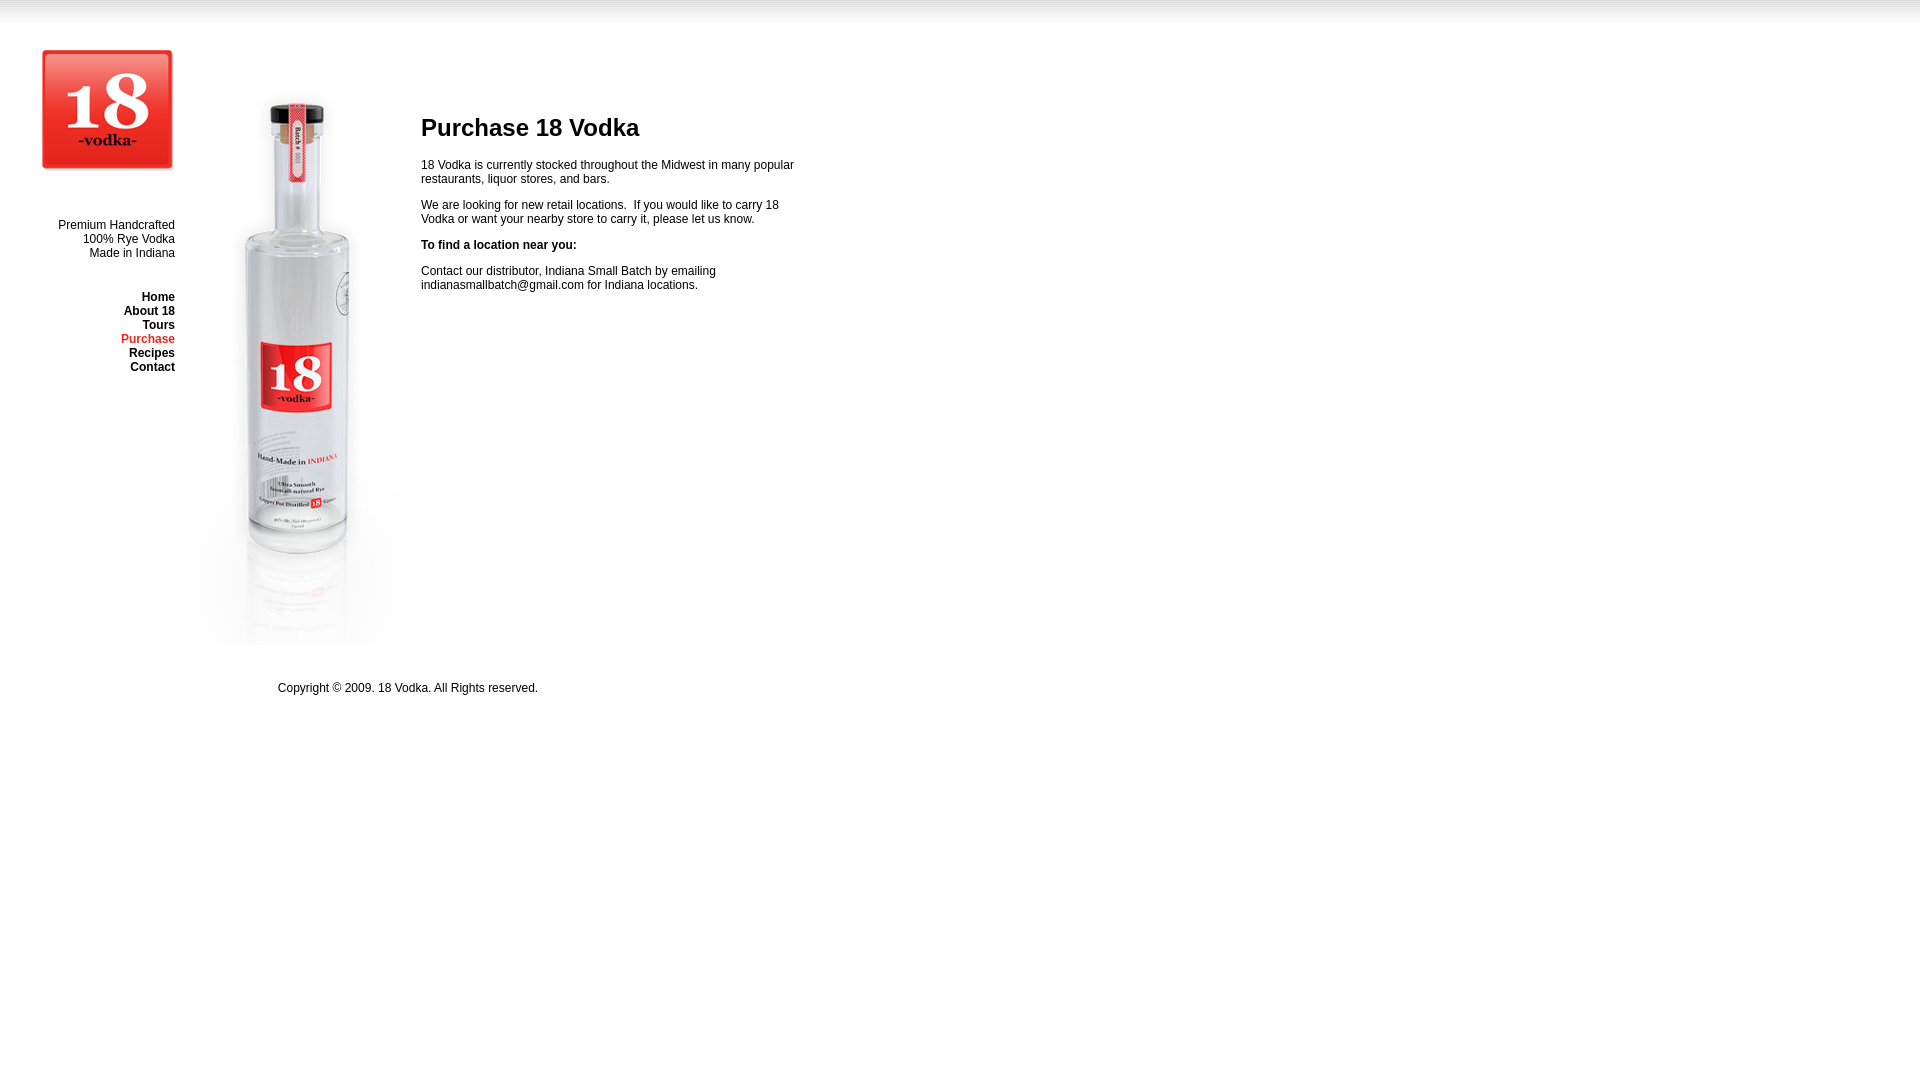 The height and width of the screenshot is (1080, 1920). Describe the element at coordinates (148, 311) in the screenshot. I see `'About 18'` at that location.